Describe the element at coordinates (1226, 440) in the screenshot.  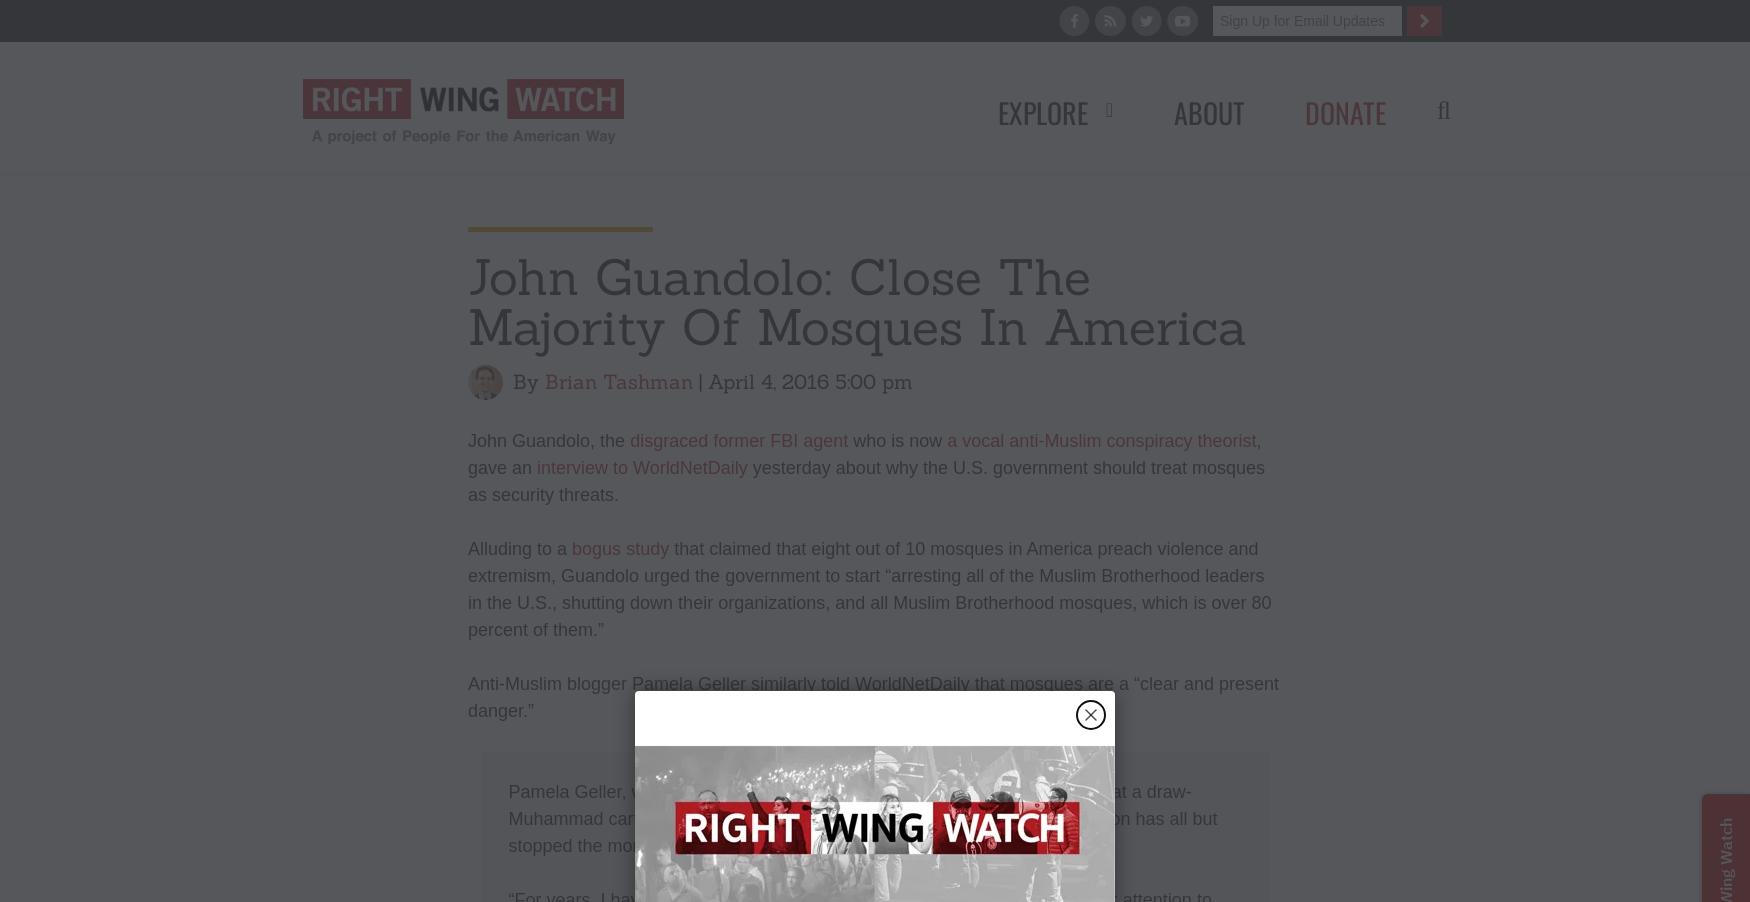
I see `'theorist'` at that location.